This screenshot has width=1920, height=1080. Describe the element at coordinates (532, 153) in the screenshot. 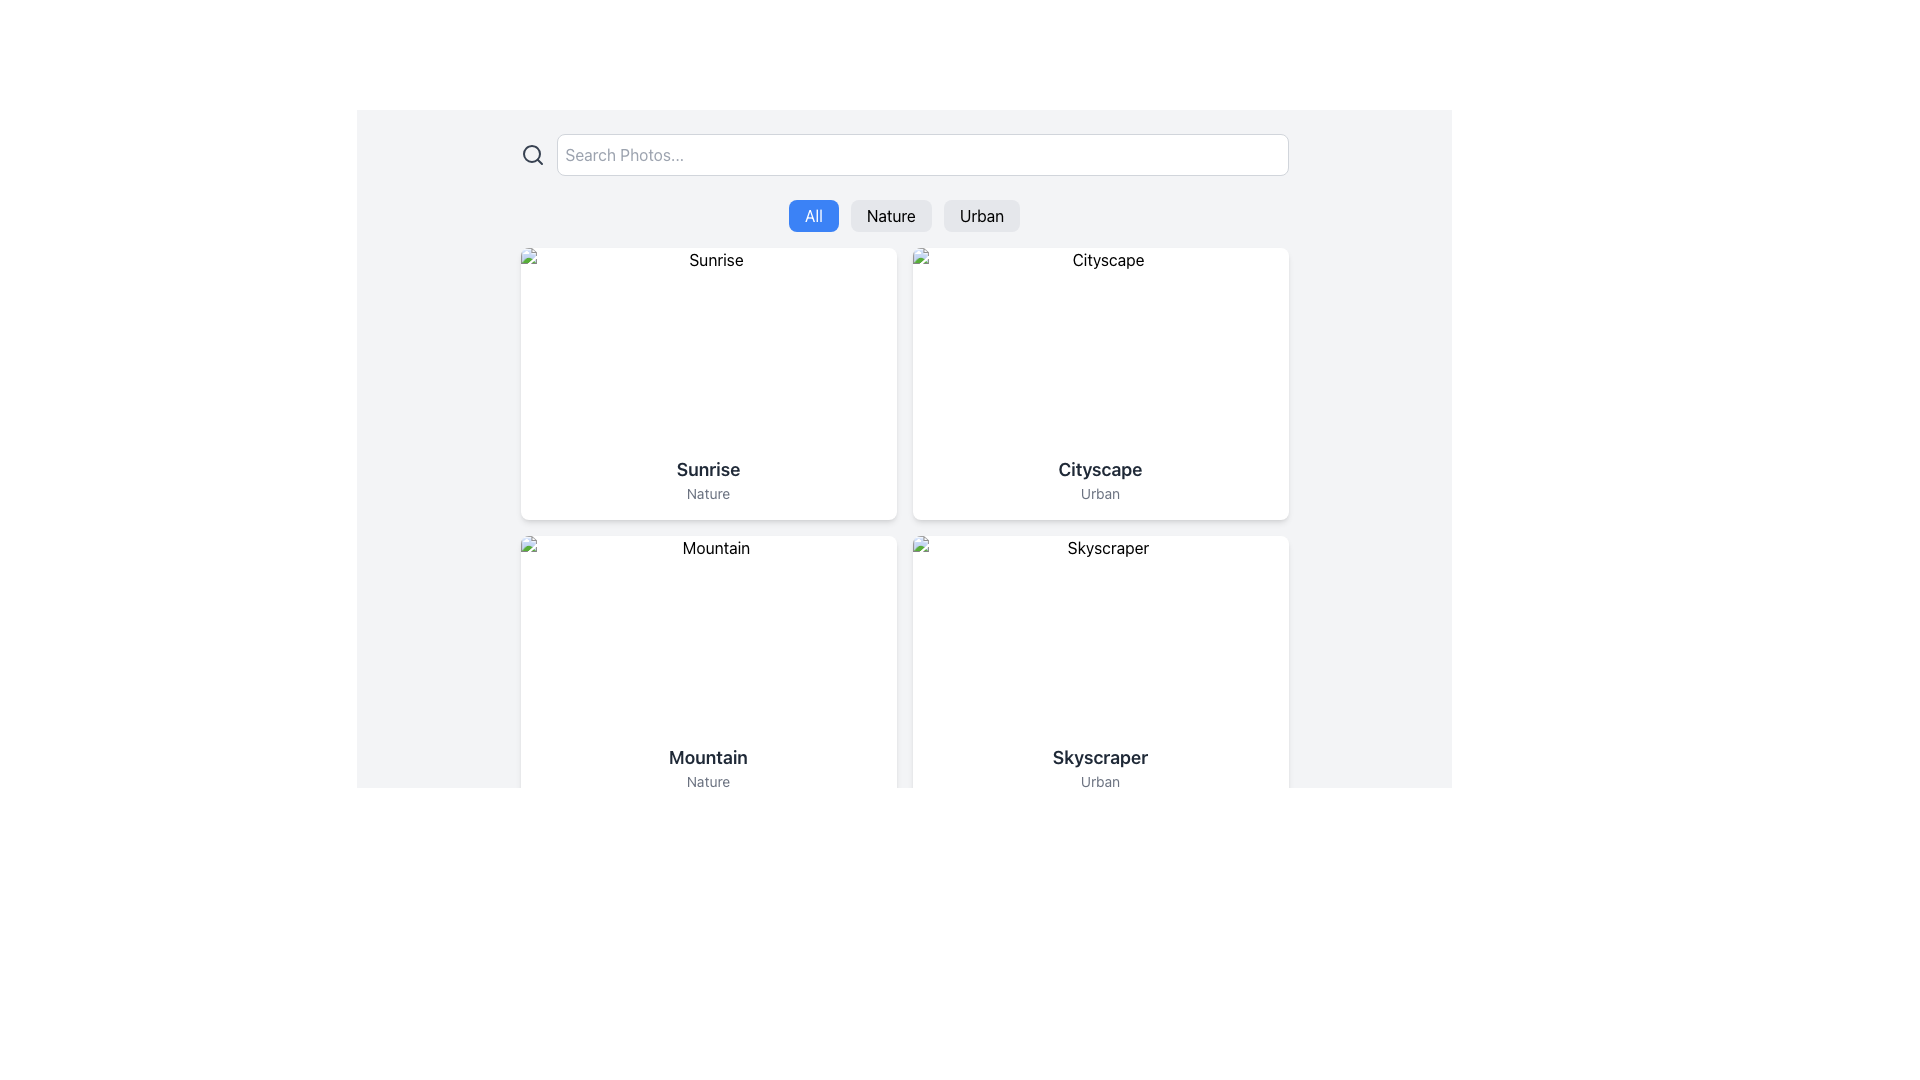

I see `the magnifying glass icon, which is dark gray and positioned on the leftmost side of the horizontal layout before the search input box` at that location.